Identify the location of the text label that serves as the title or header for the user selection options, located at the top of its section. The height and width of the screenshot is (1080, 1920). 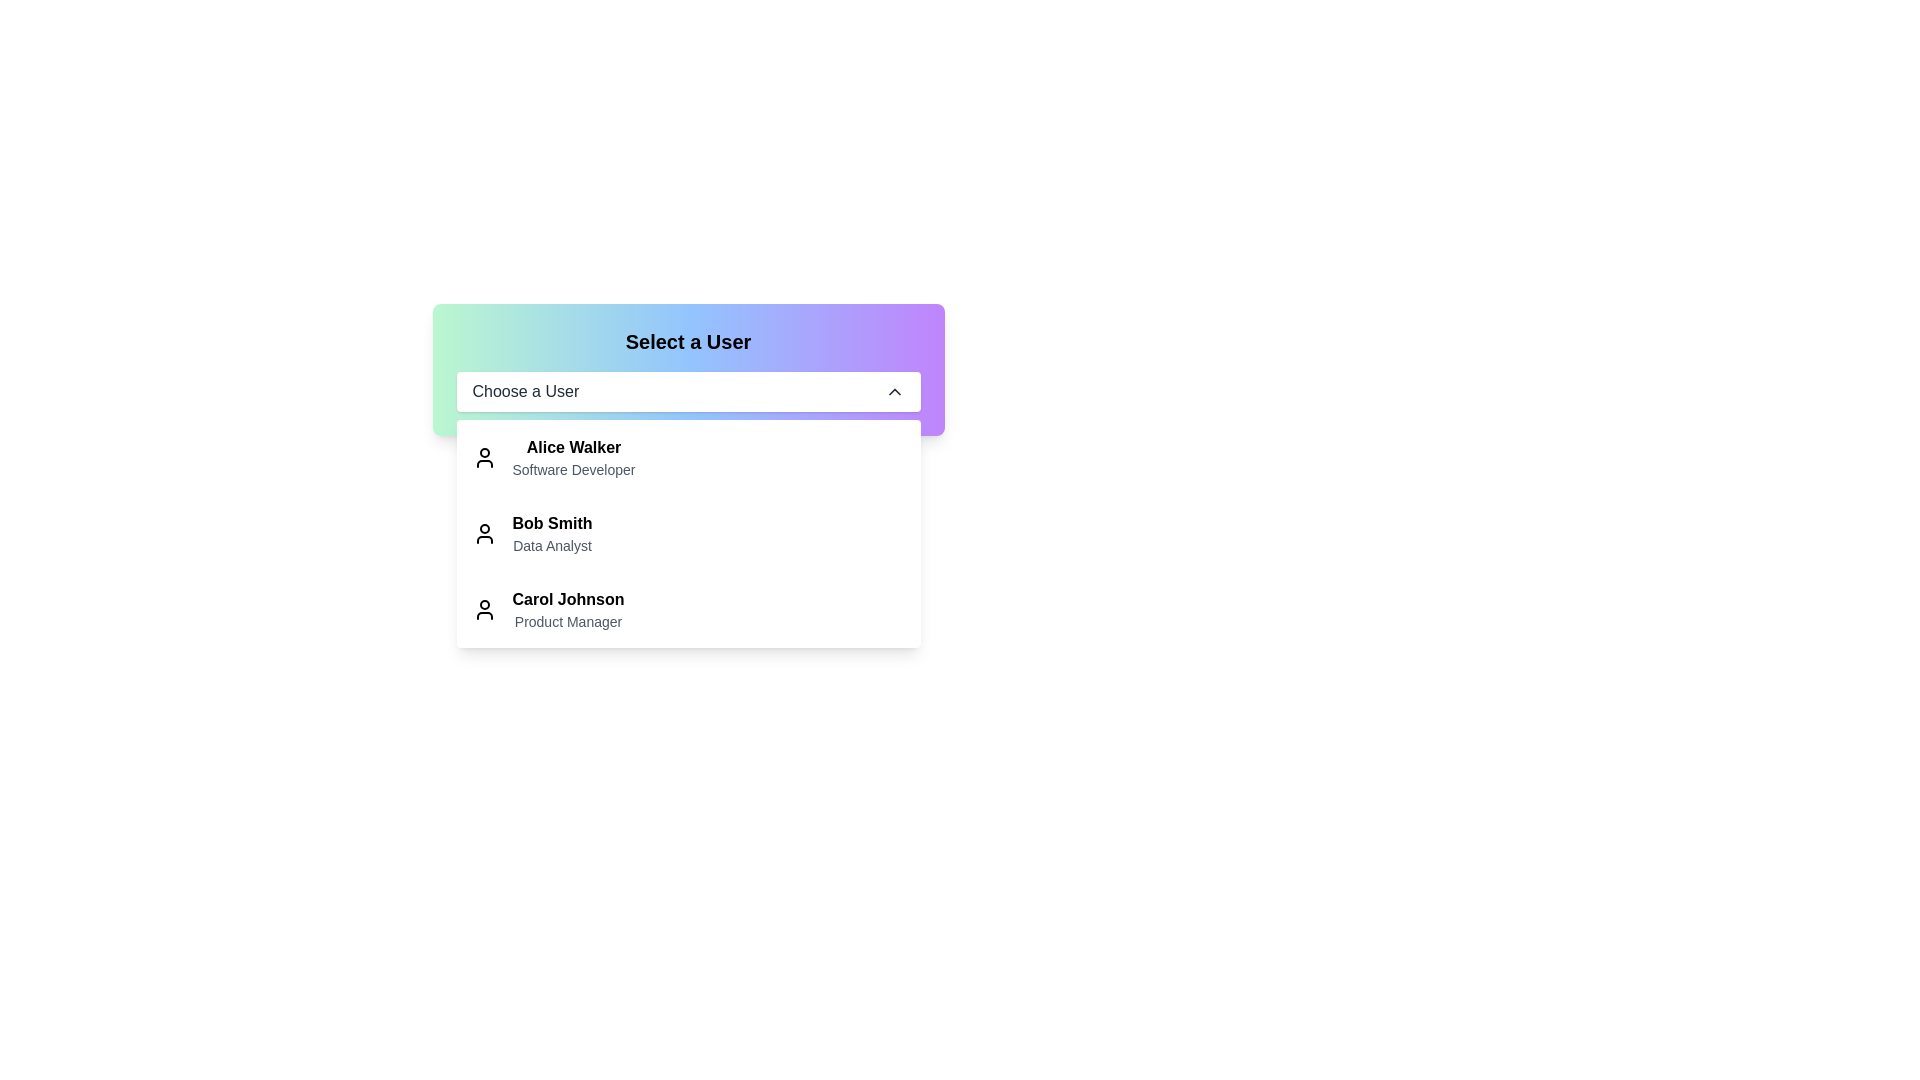
(688, 341).